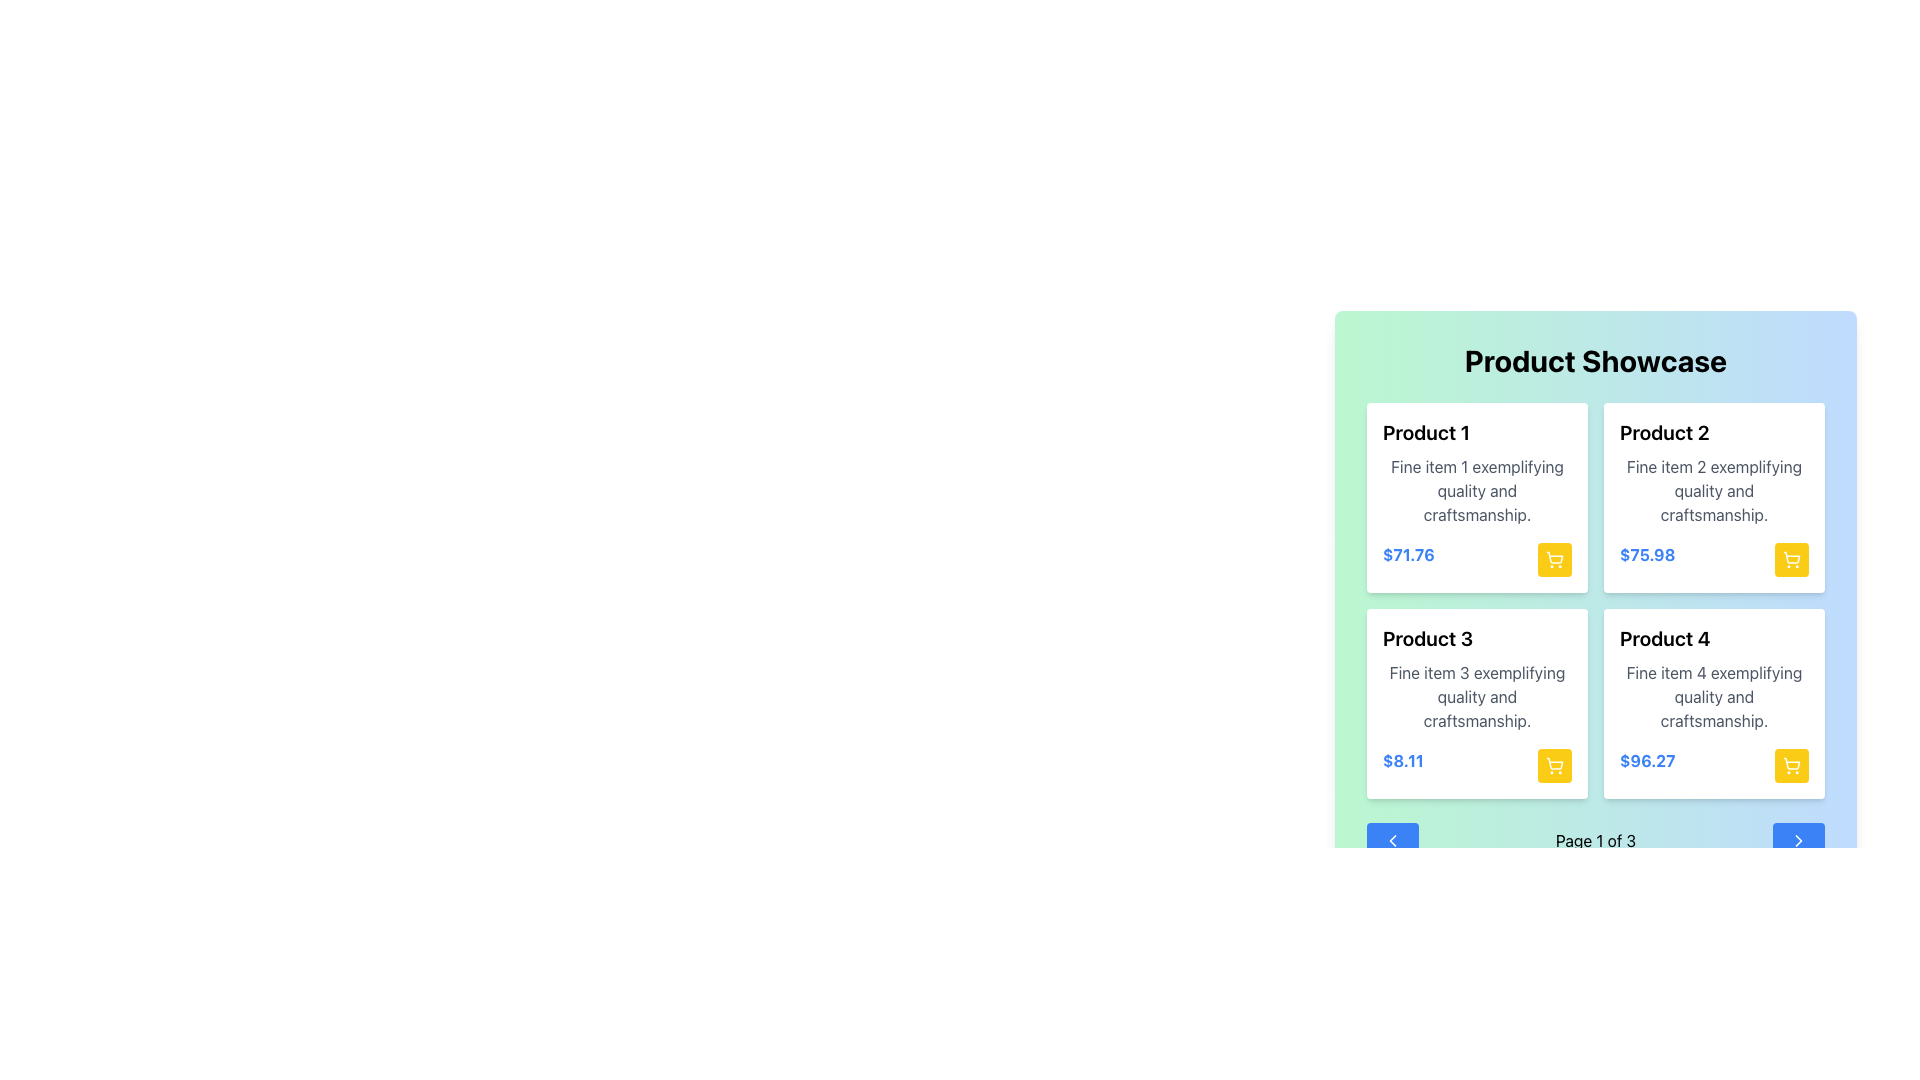 This screenshot has height=1080, width=1920. I want to click on the Price label displaying the price for 'Product 2', which is positioned to the left of the text content and above a yellow shopping cart button, so click(1647, 559).